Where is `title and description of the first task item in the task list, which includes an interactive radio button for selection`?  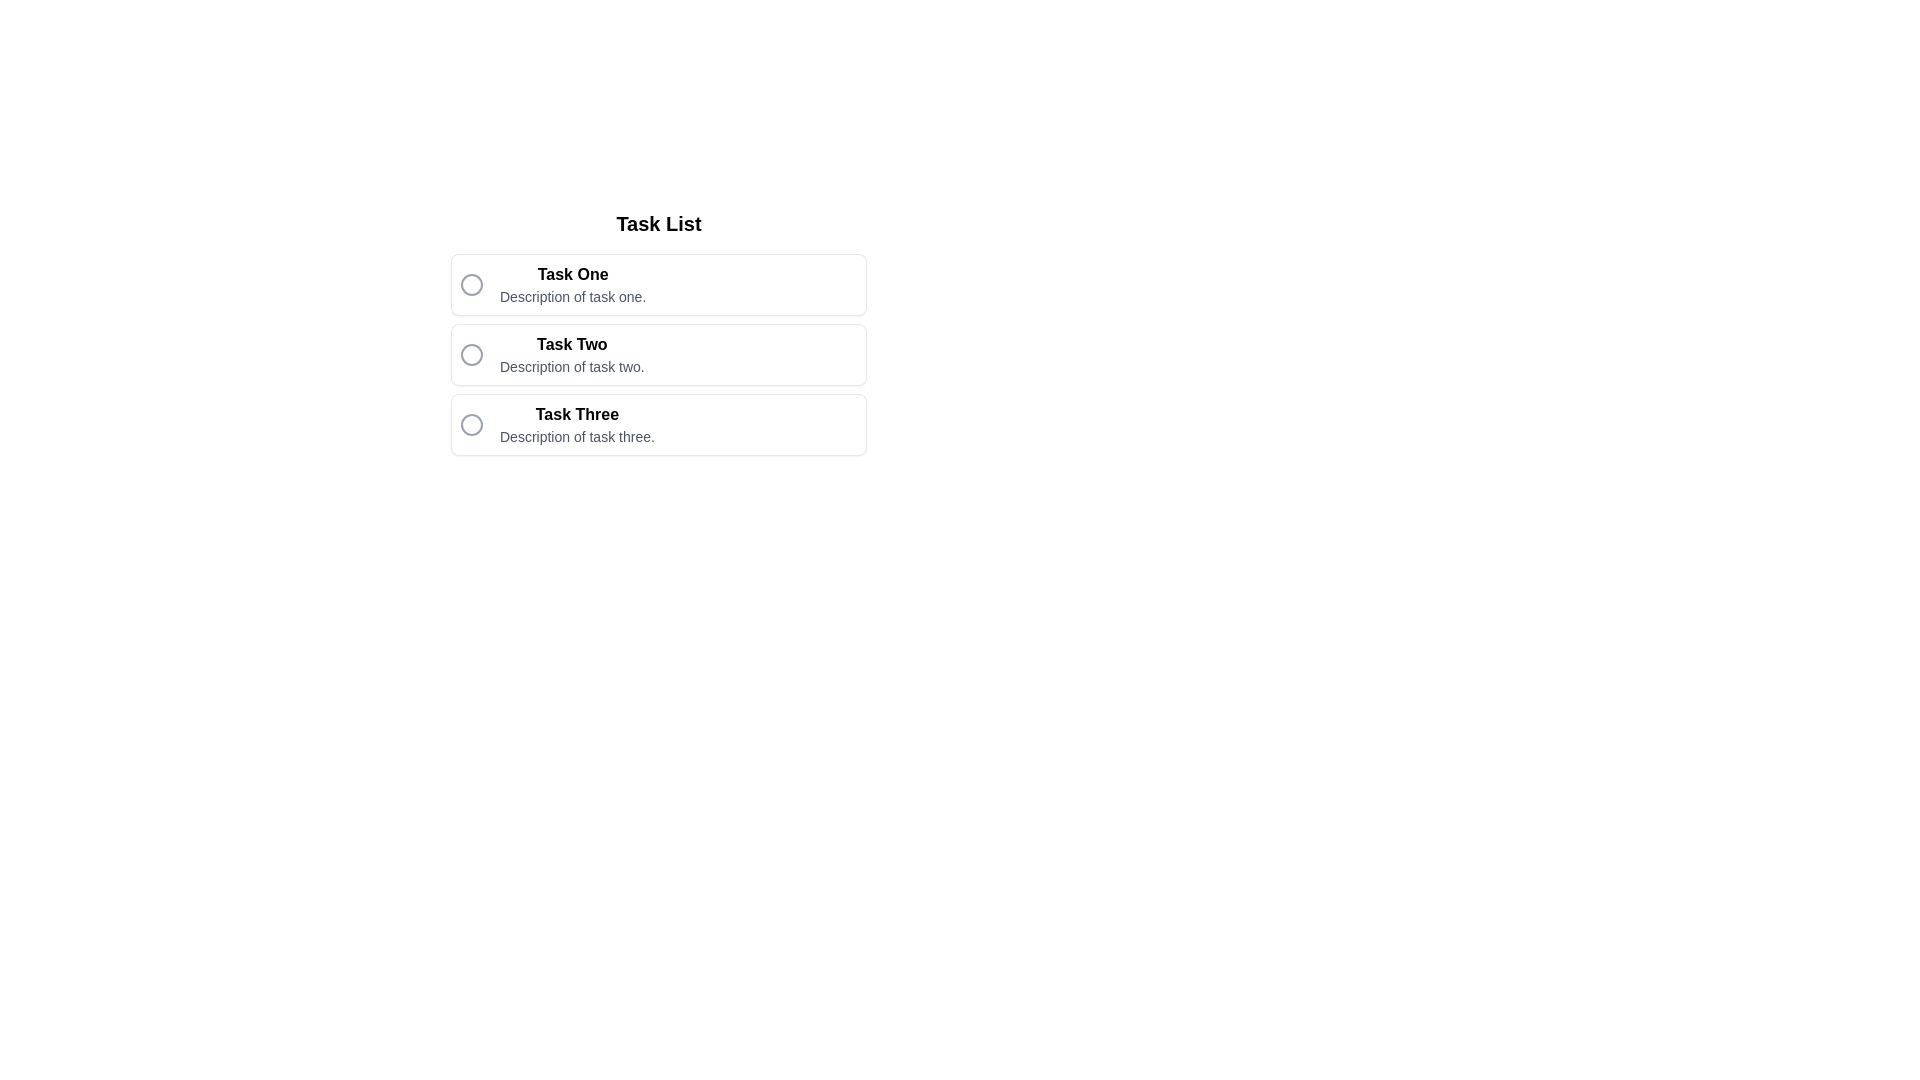
title and description of the first task item in the task list, which includes an interactive radio button for selection is located at coordinates (658, 285).